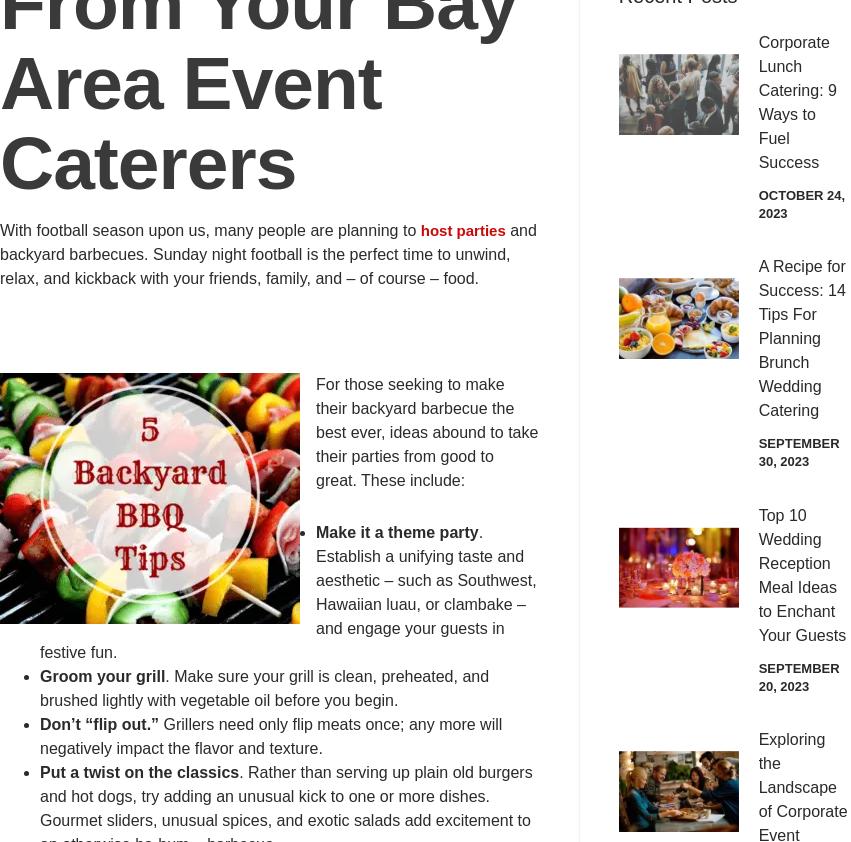 This screenshot has height=842, width=851. Describe the element at coordinates (757, 676) in the screenshot. I see `'September 20, 2023'` at that location.